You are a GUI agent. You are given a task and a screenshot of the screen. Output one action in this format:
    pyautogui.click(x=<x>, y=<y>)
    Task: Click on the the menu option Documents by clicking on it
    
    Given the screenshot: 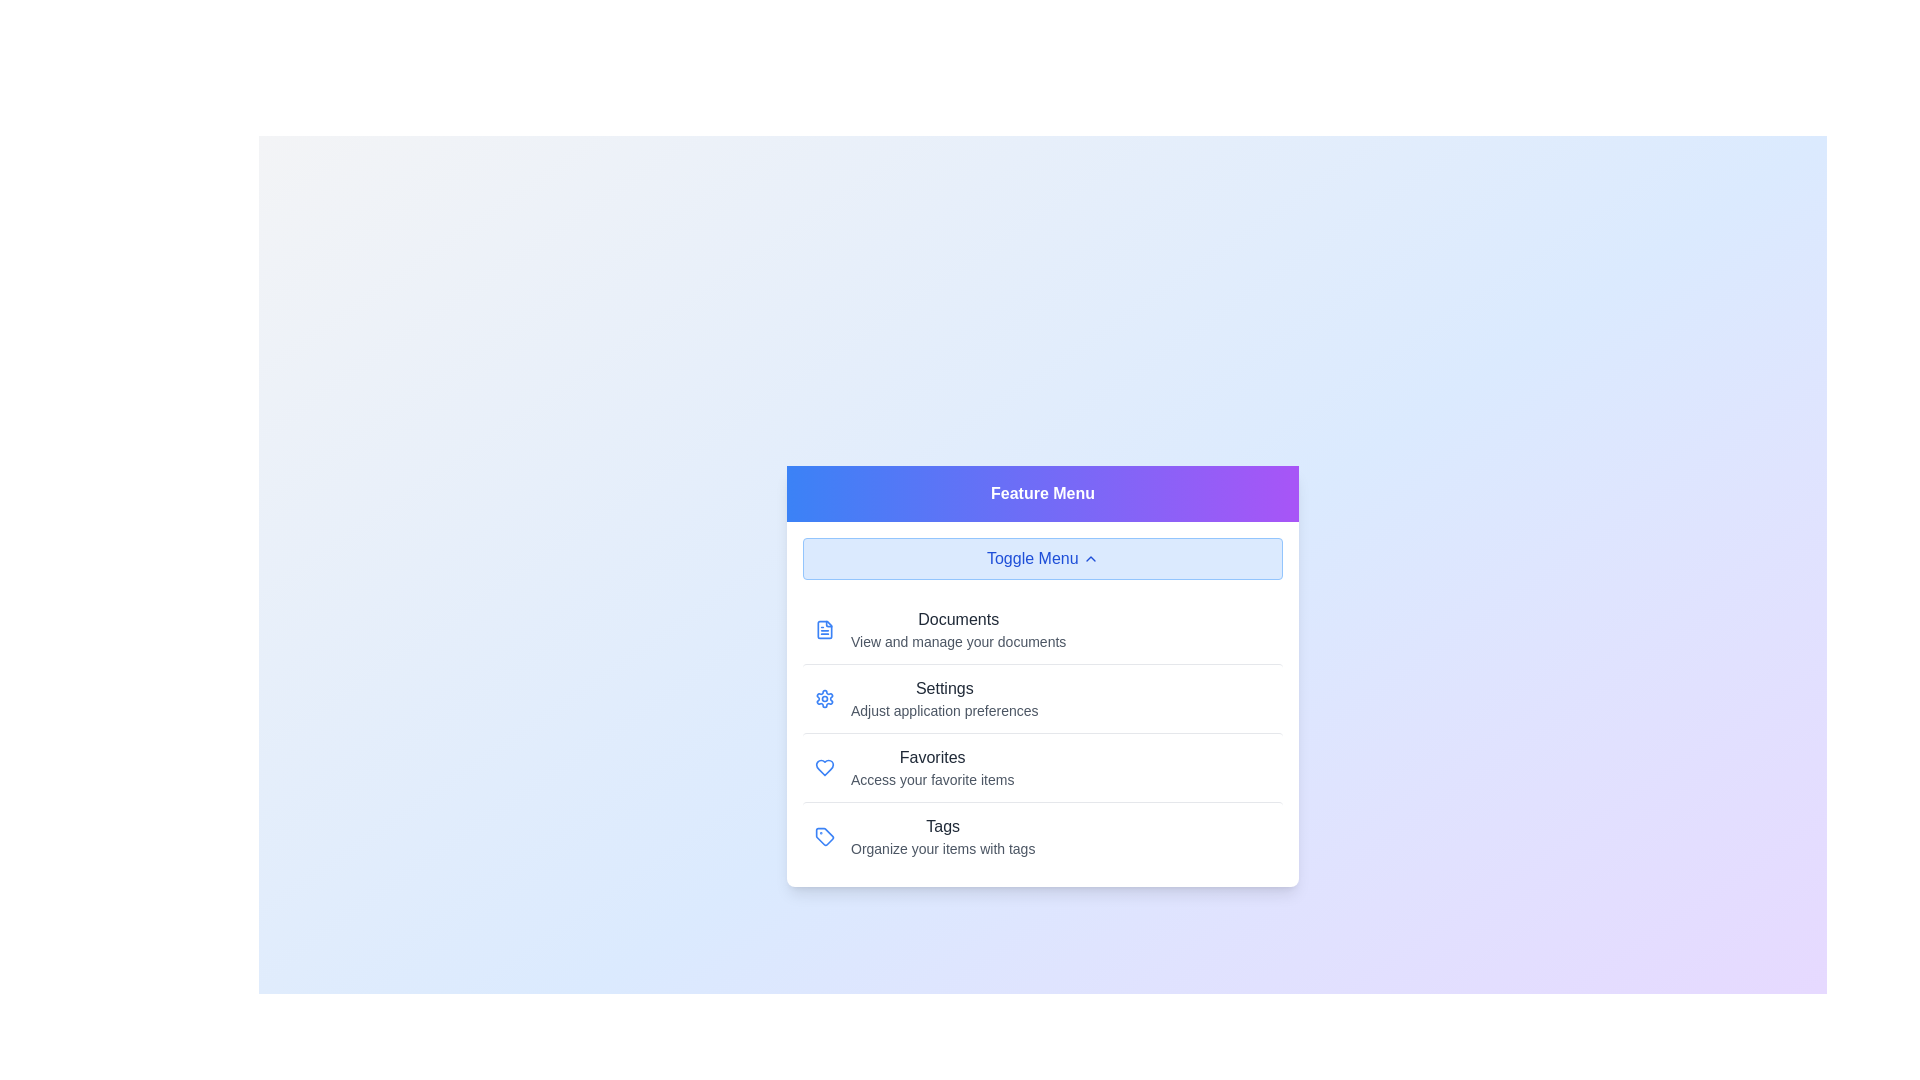 What is the action you would take?
    pyautogui.click(x=1041, y=628)
    